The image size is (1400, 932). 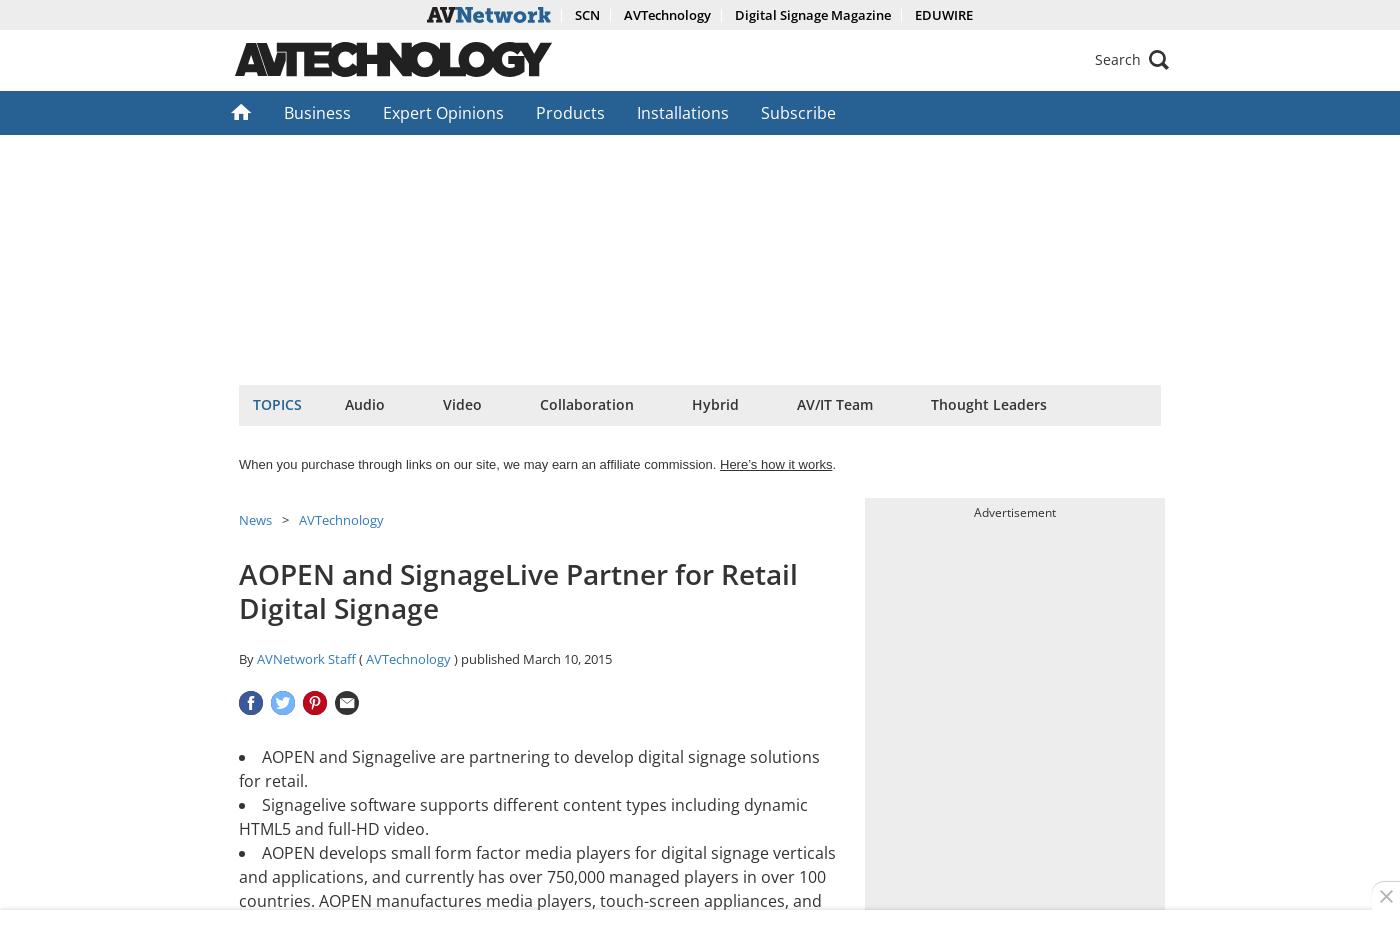 I want to click on 'Advertisement', so click(x=972, y=511).